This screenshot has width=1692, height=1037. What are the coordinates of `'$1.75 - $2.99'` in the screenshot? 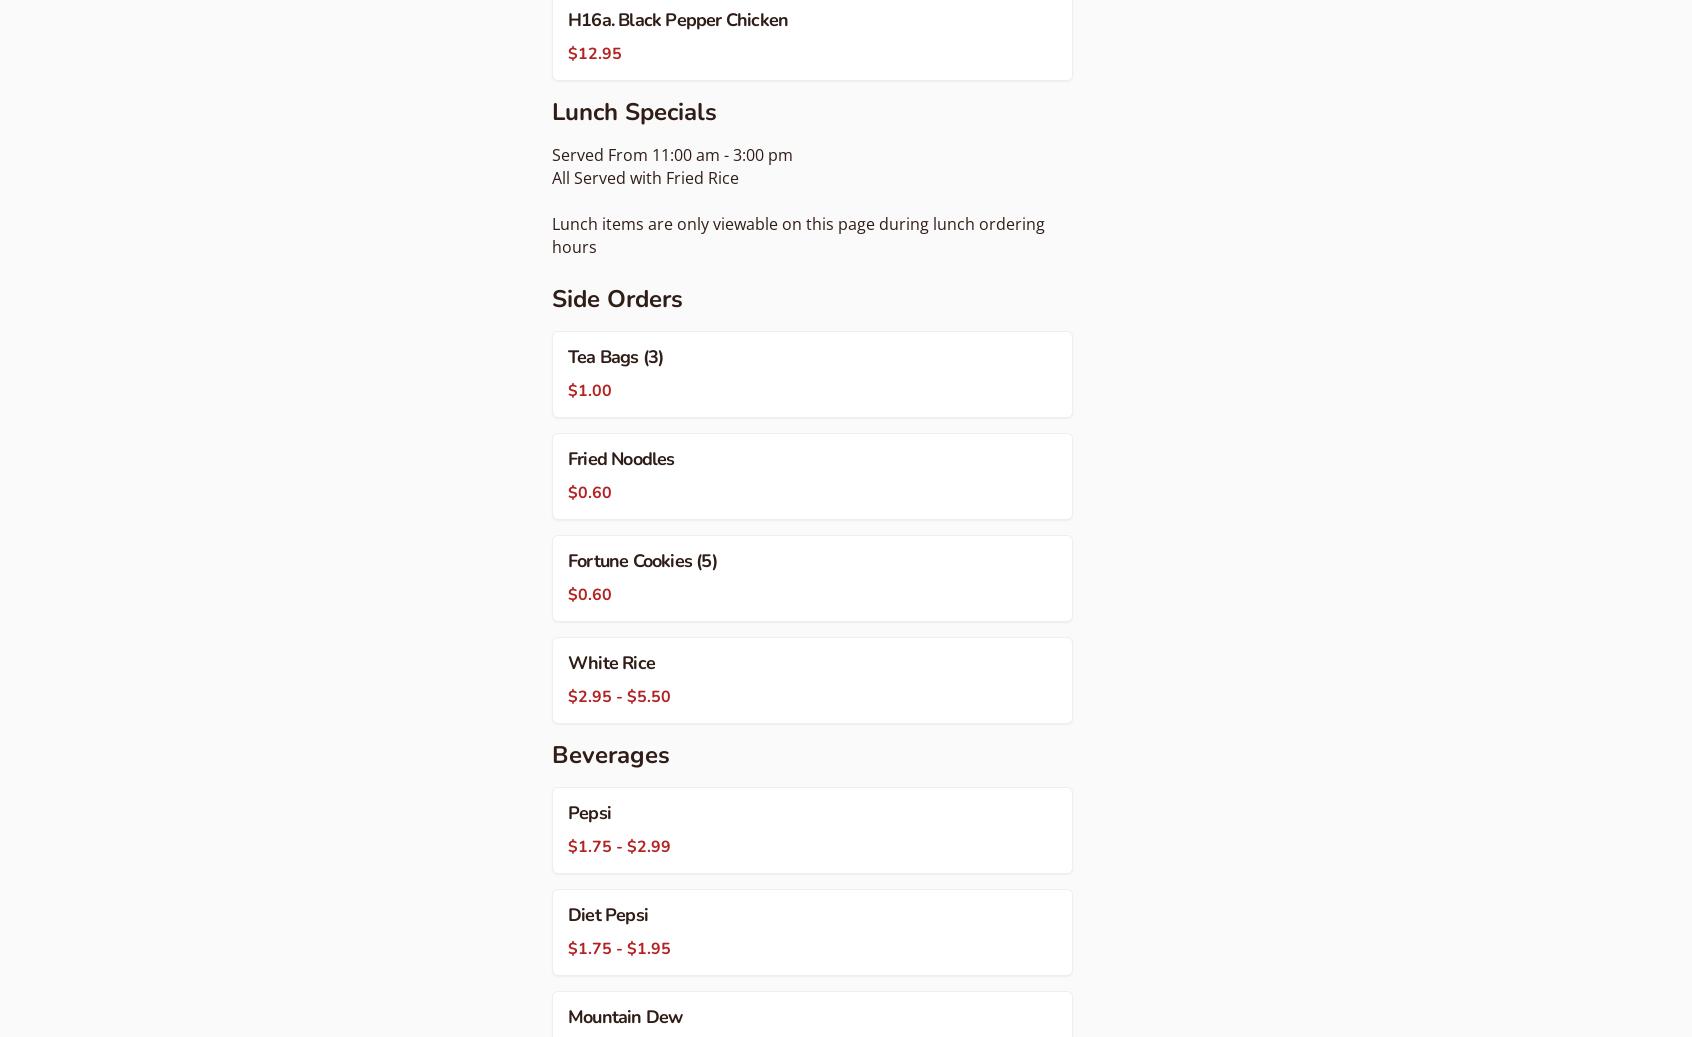 It's located at (567, 845).